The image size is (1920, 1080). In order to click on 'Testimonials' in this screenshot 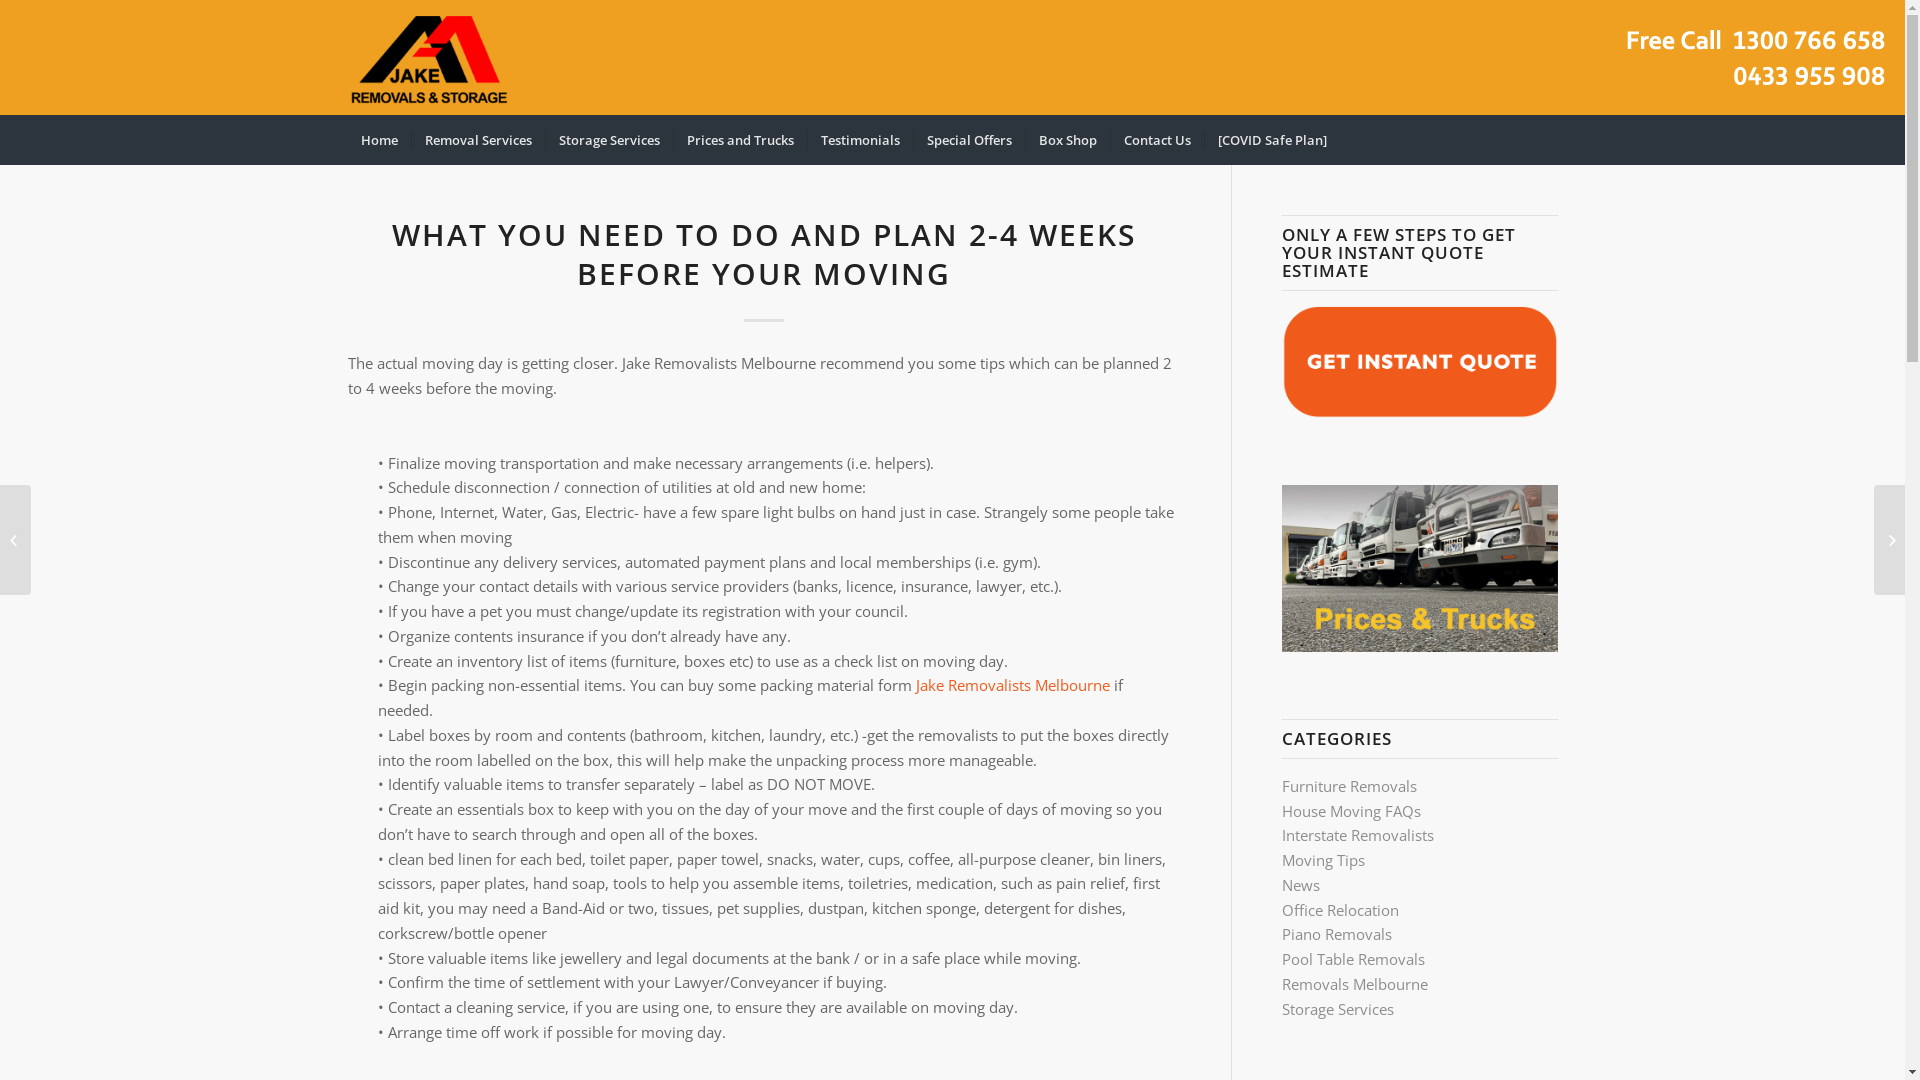, I will do `click(859, 138)`.